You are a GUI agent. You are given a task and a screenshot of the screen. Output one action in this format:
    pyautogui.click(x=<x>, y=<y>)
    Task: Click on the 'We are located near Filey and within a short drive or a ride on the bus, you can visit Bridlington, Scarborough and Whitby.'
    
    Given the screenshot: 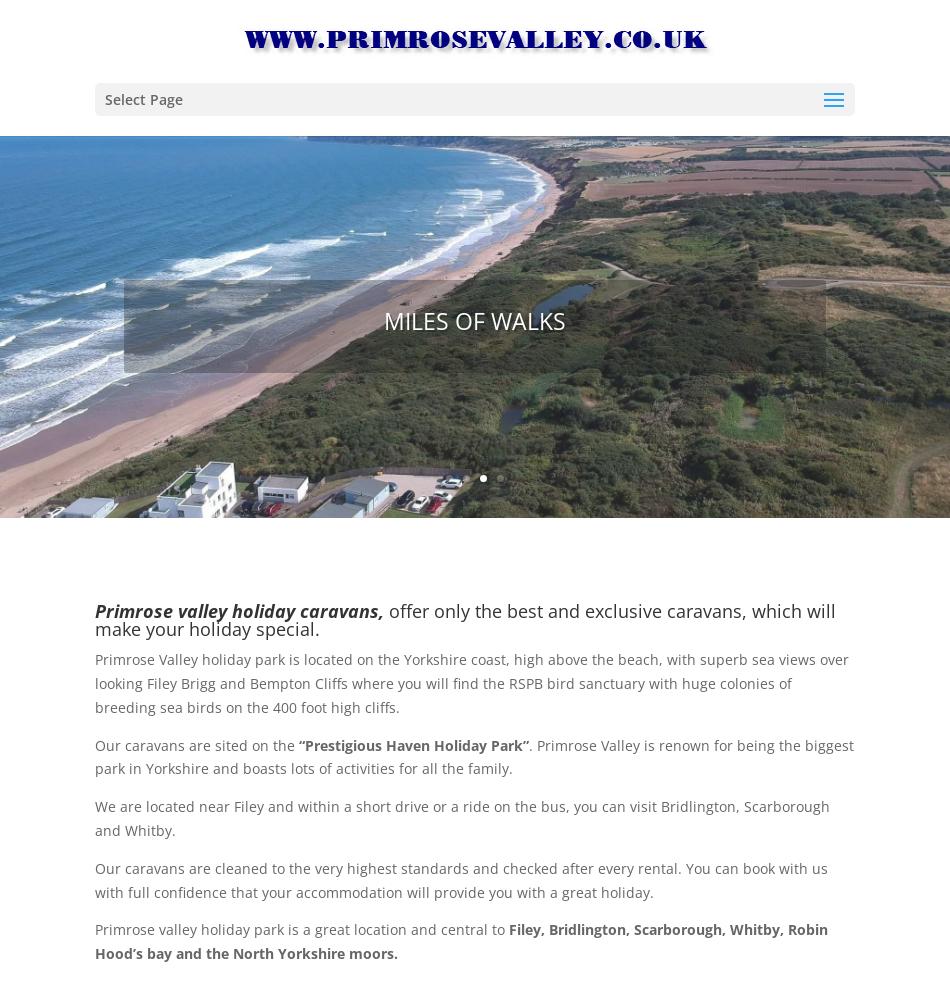 What is the action you would take?
    pyautogui.click(x=461, y=818)
    